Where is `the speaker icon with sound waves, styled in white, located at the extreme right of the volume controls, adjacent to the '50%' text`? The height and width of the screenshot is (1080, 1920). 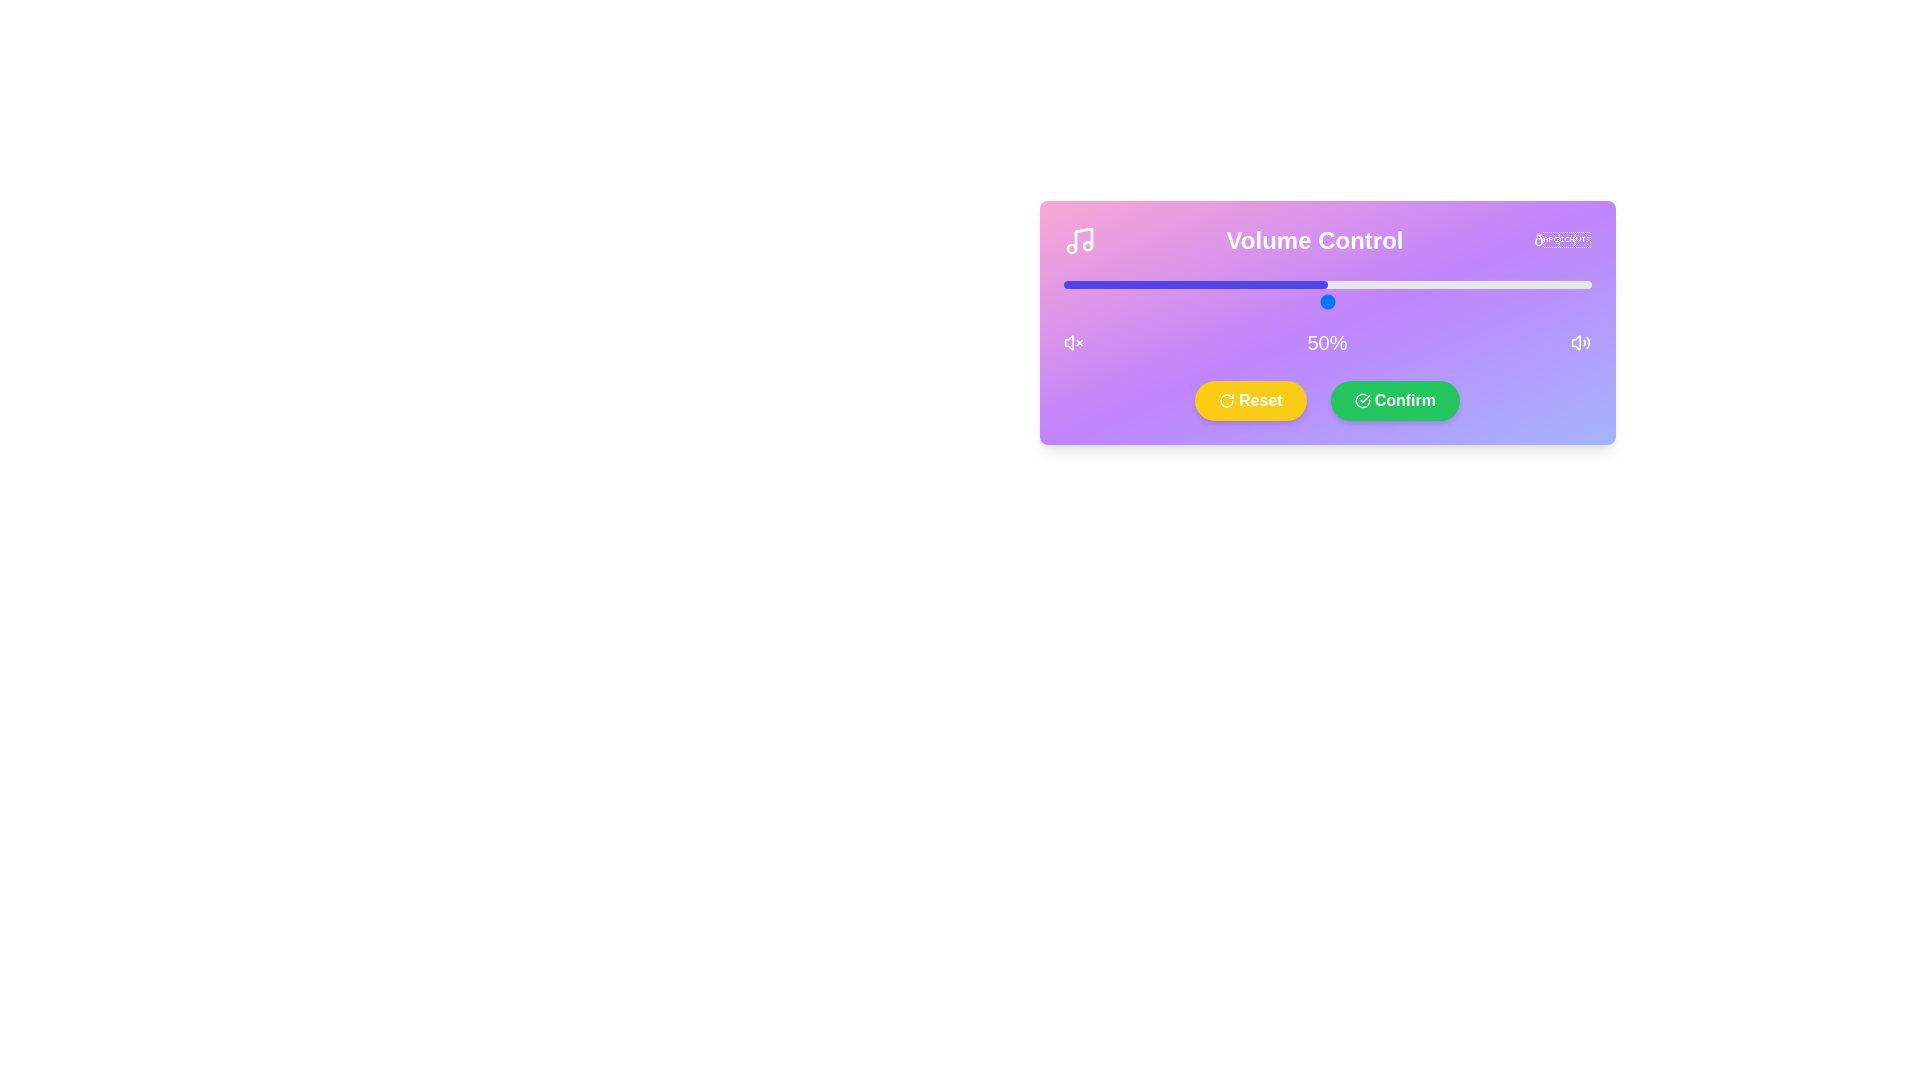
the speaker icon with sound waves, styled in white, located at the extreme right of the volume controls, adjacent to the '50%' text is located at coordinates (1580, 342).